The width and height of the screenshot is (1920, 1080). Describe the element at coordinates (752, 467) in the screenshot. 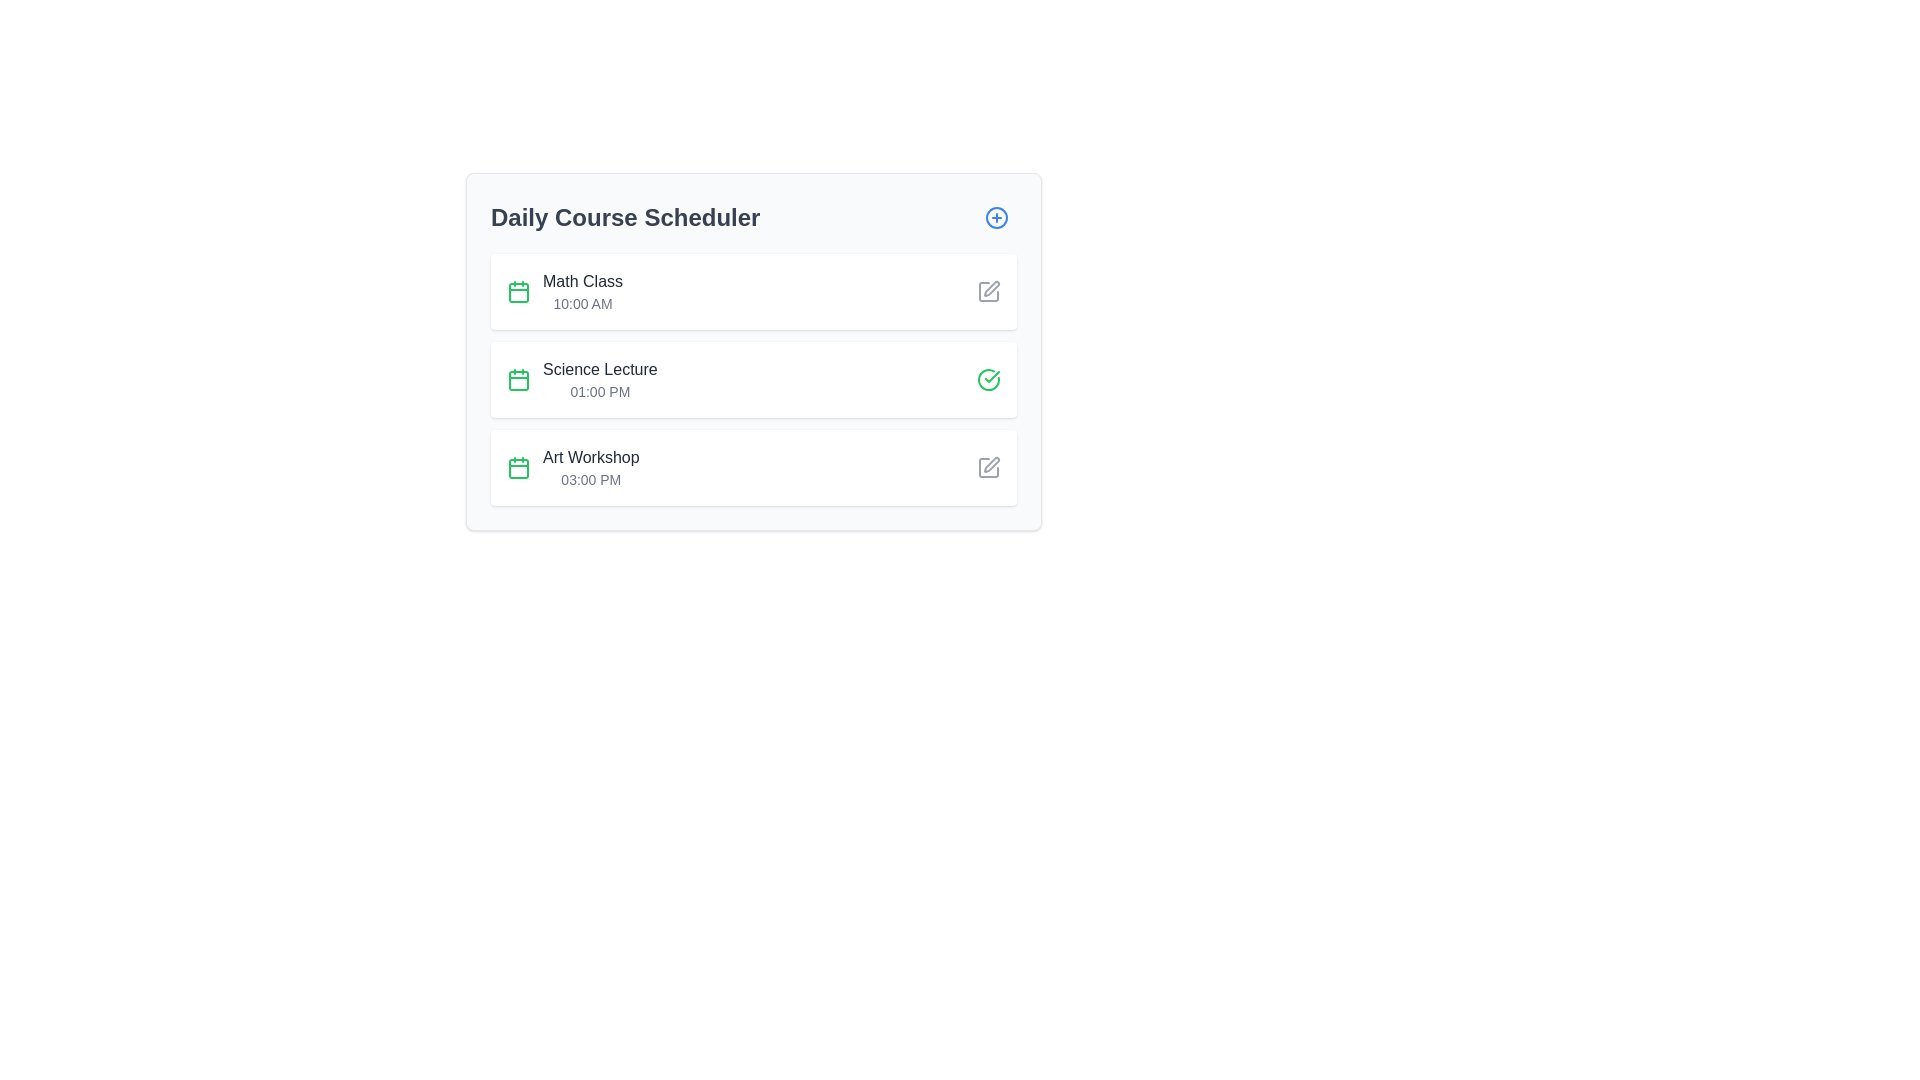

I see `the third Event card in the Daily Course Scheduler section` at that location.